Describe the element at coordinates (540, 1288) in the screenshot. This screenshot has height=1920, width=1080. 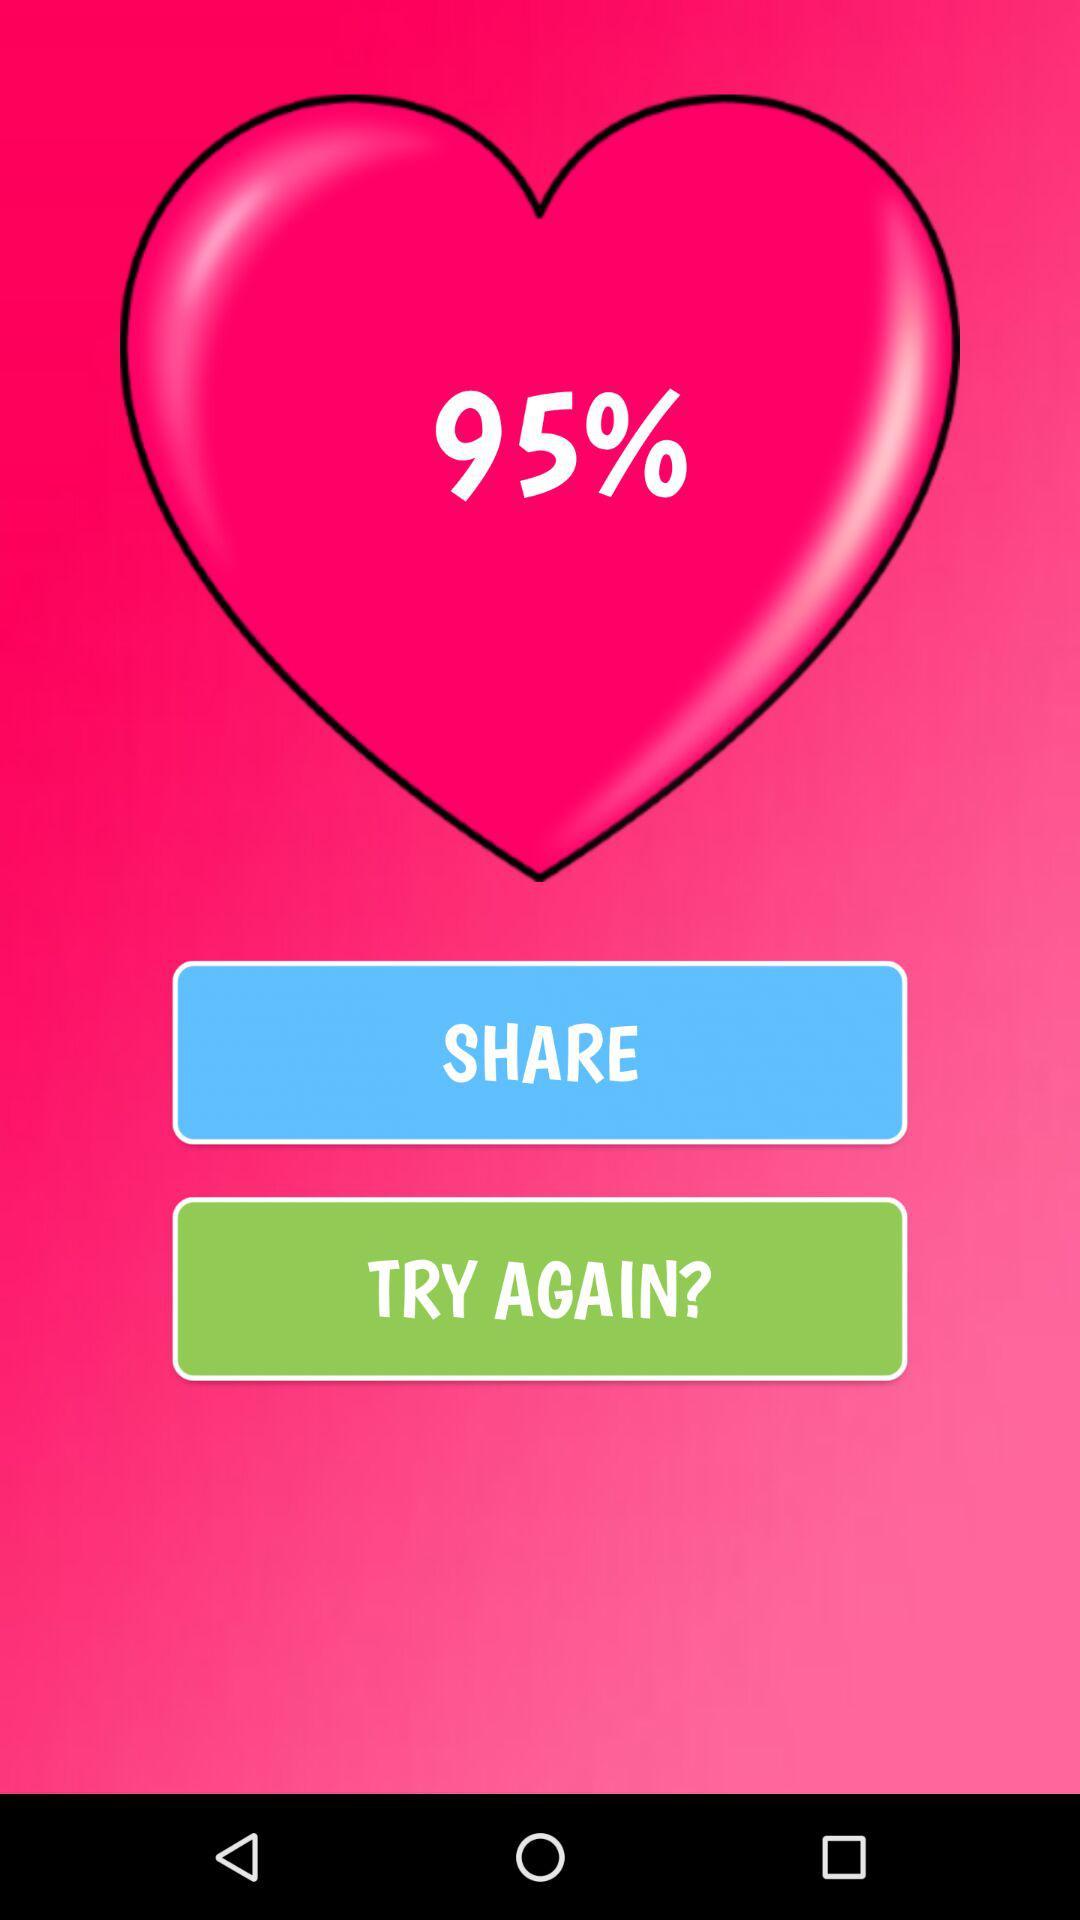
I see `try again? item` at that location.